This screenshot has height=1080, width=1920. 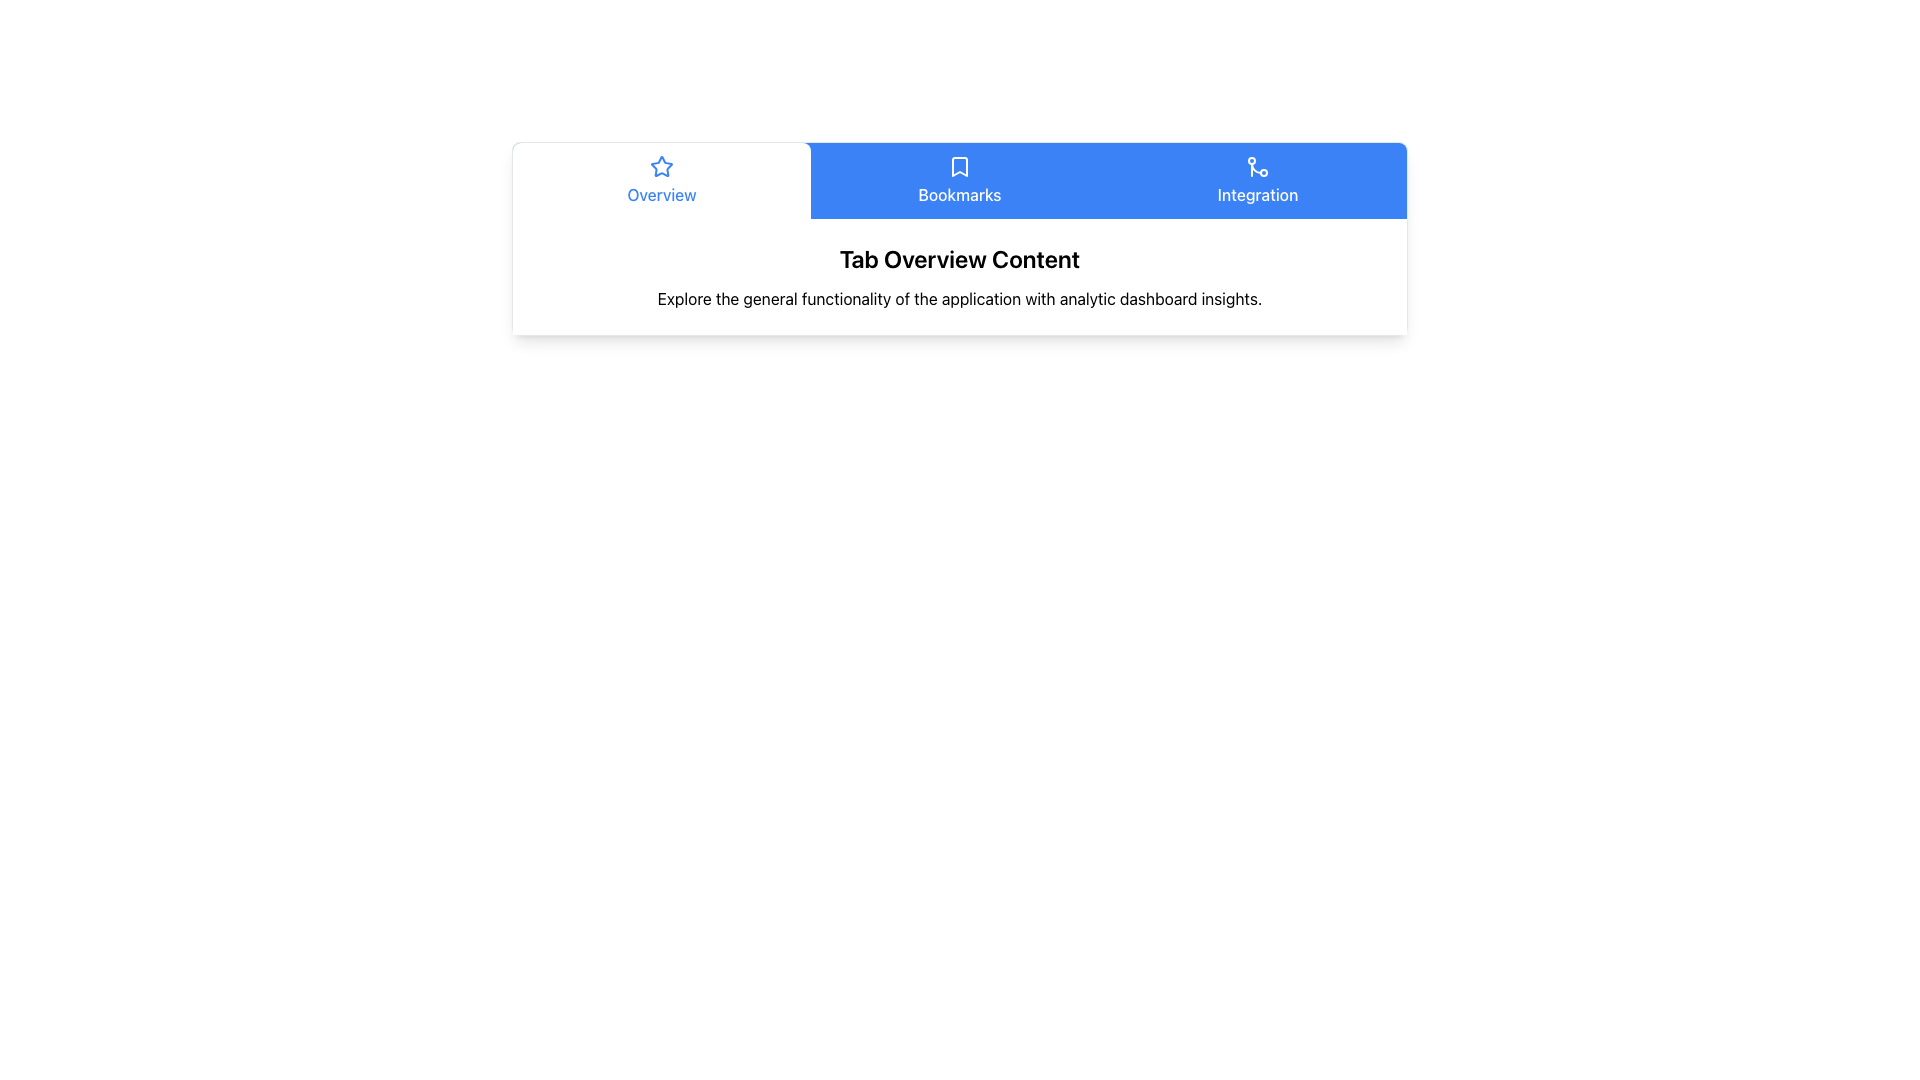 I want to click on the 'Integration' text label located at the bottom of the blue button-like area in the horizontal navigation menu, so click(x=1256, y=195).